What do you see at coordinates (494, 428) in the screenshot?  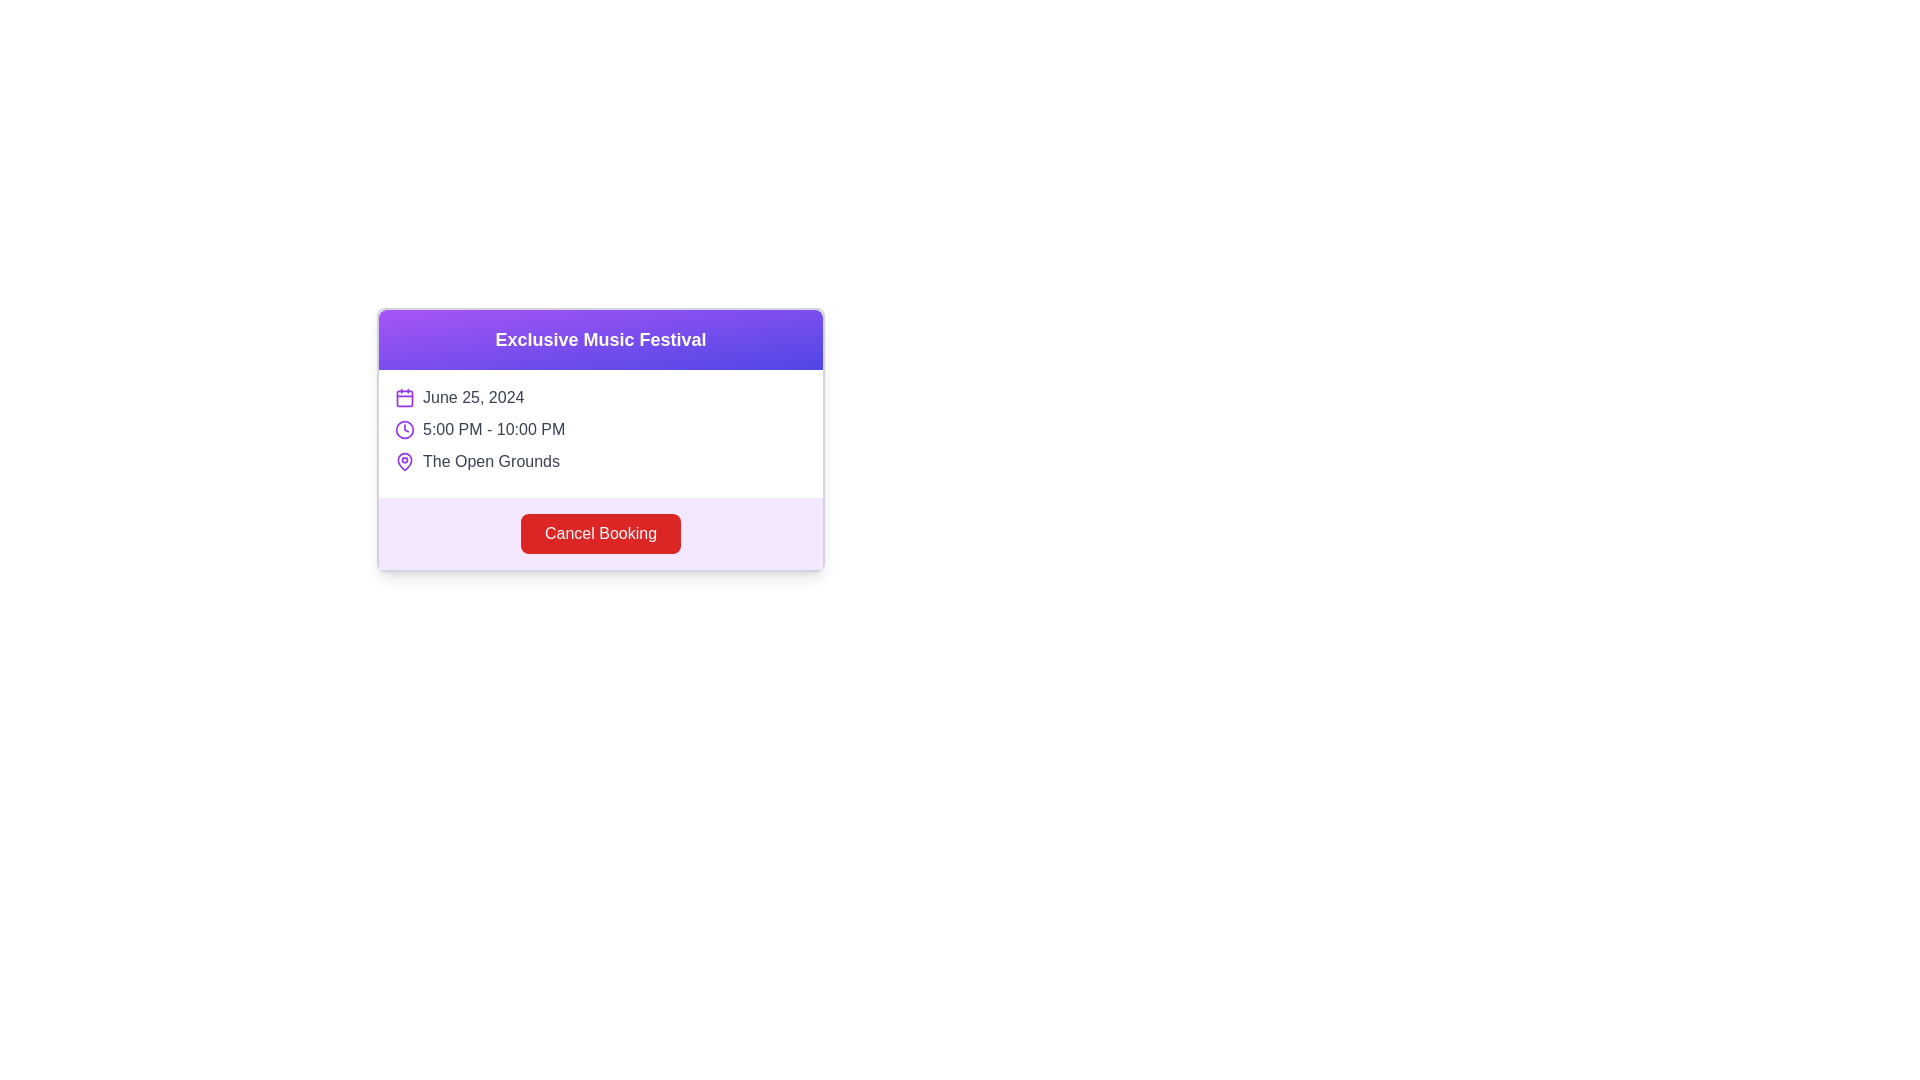 I see `displayed text '5:00 PM - 10:00 PM' from the Text Label located directly to the right of a purple clock icon and below 'June 25, 2024'` at bounding box center [494, 428].